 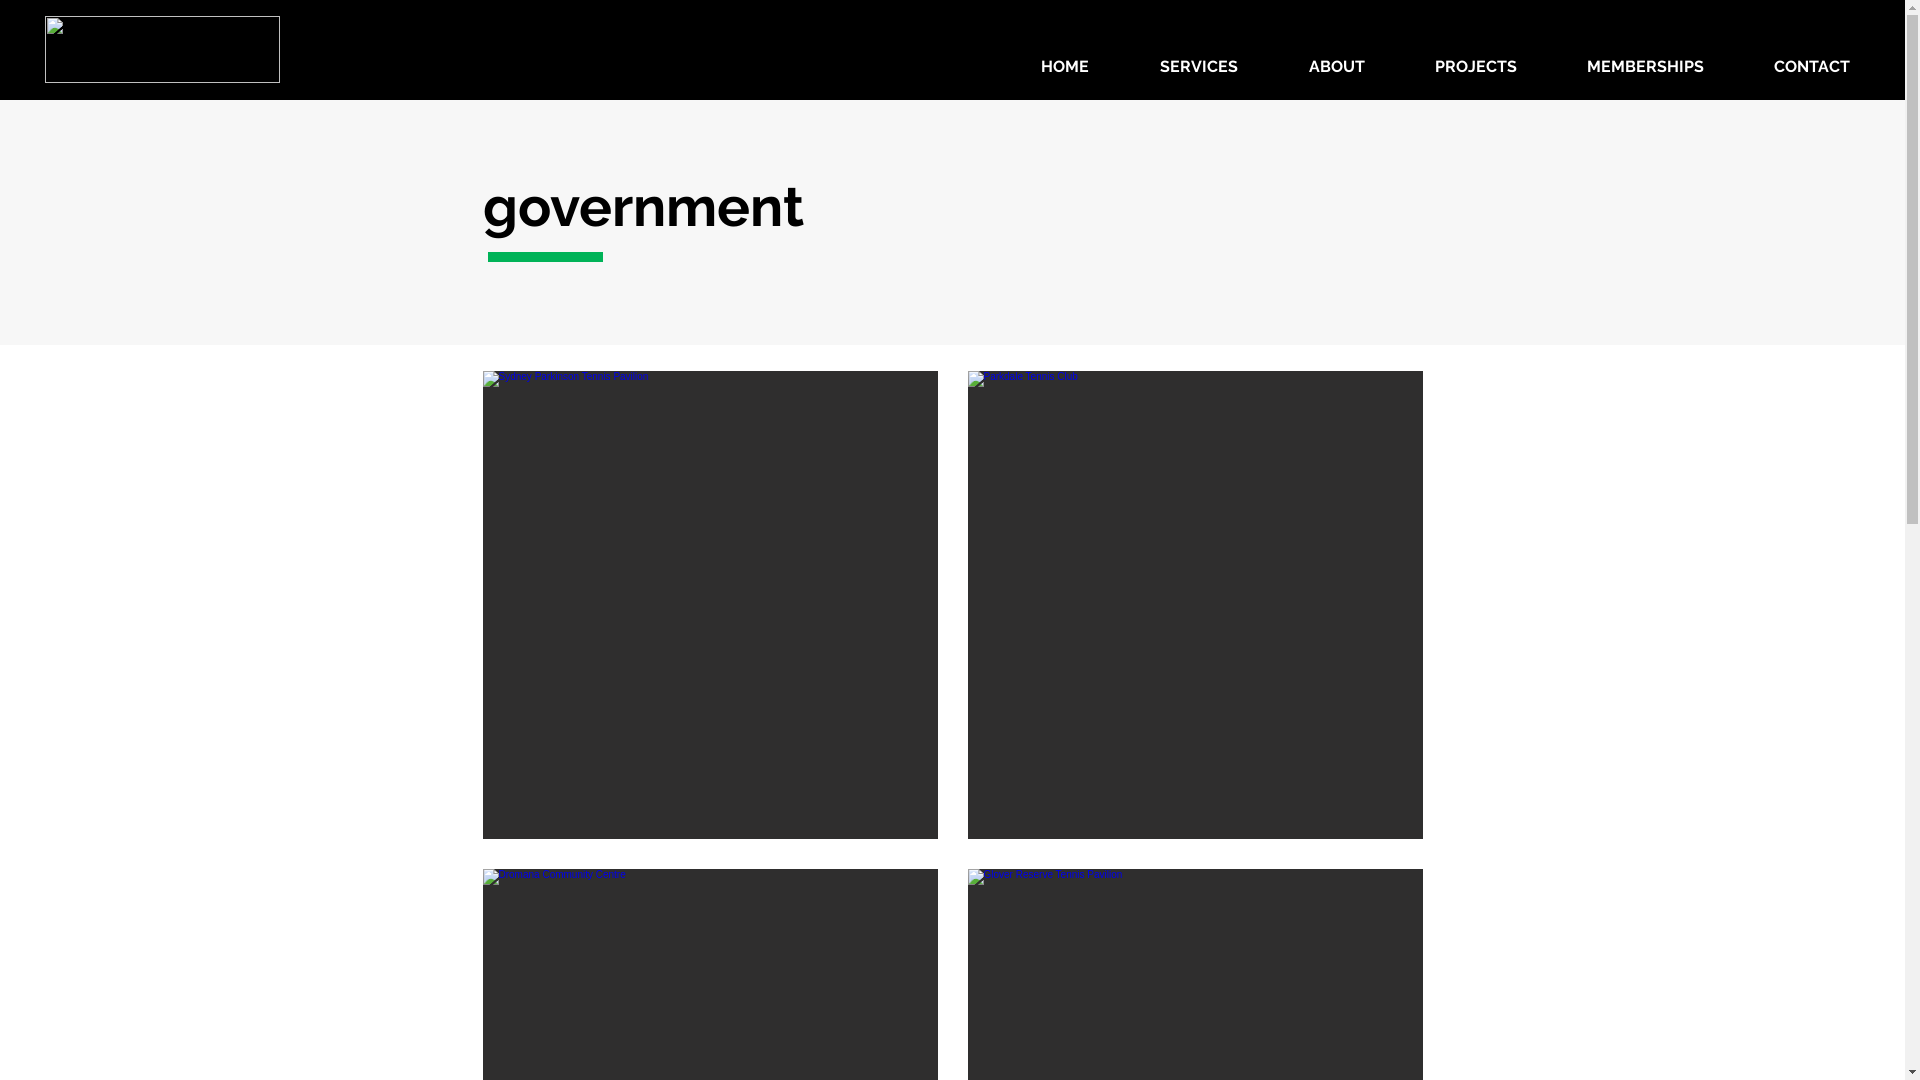 What do you see at coordinates (1737, 65) in the screenshot?
I see `'CONTACT'` at bounding box center [1737, 65].